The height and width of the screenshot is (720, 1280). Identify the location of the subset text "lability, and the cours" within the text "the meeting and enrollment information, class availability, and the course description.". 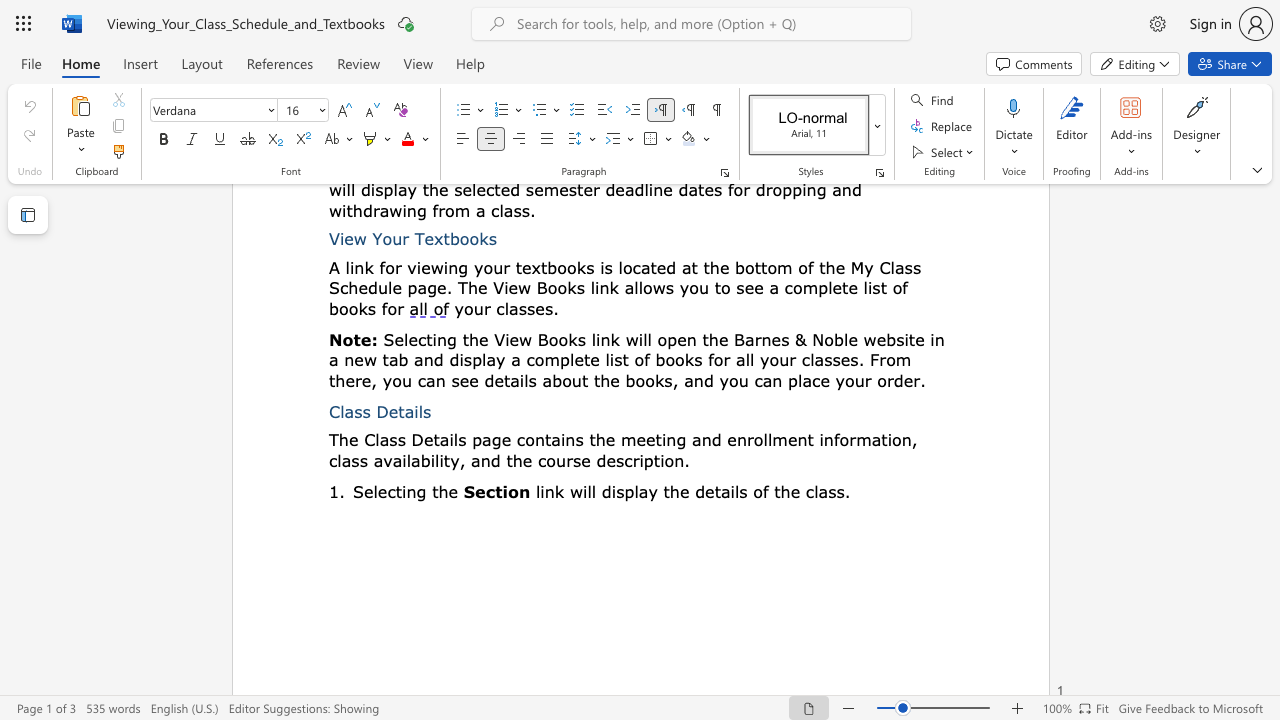
(405, 460).